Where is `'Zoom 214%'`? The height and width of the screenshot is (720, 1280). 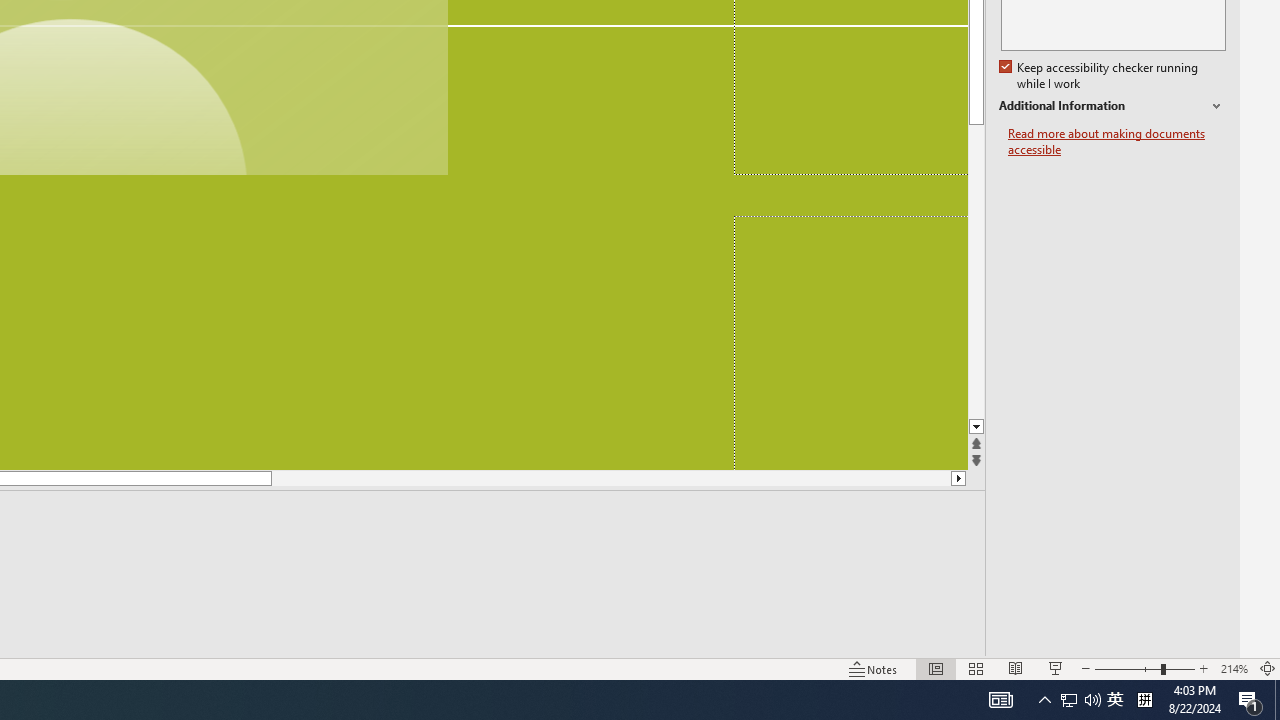 'Zoom 214%' is located at coordinates (1233, 669).